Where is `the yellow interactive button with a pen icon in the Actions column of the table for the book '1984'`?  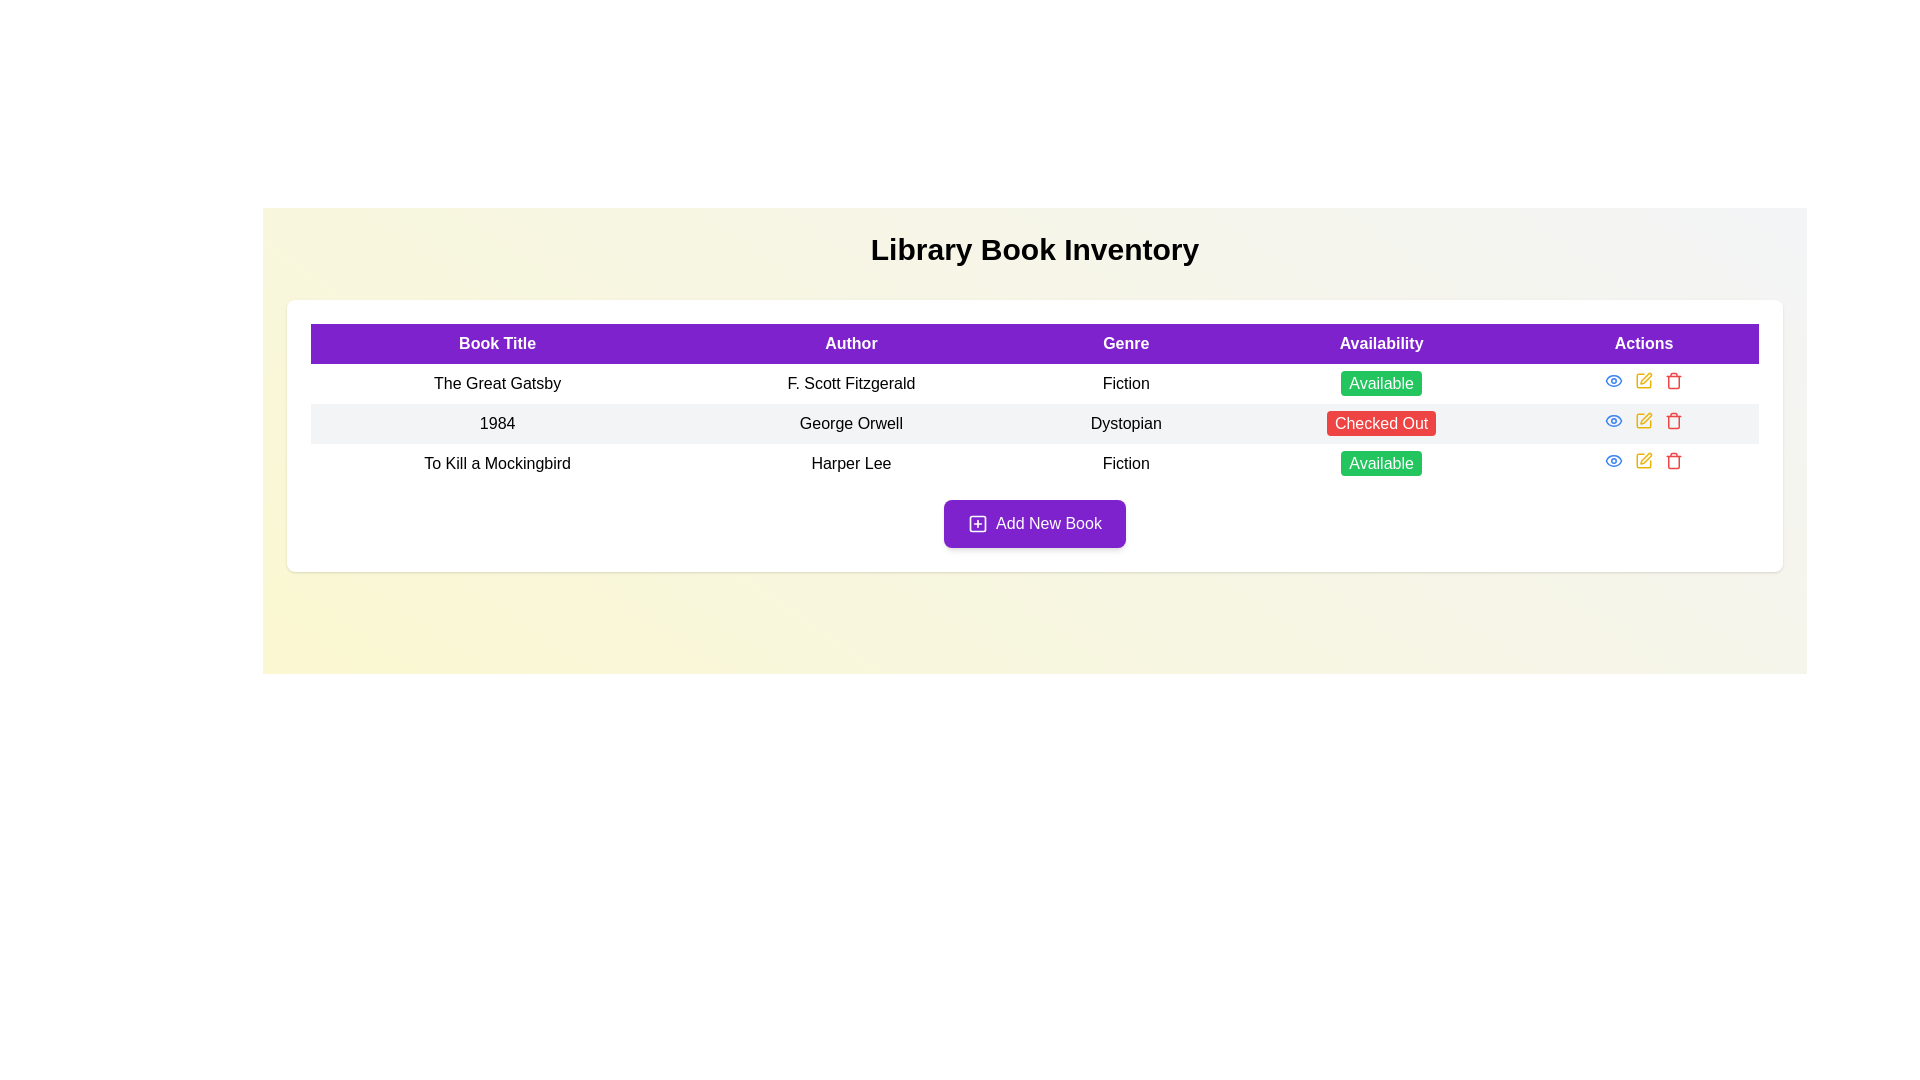 the yellow interactive button with a pen icon in the Actions column of the table for the book '1984' is located at coordinates (1644, 419).